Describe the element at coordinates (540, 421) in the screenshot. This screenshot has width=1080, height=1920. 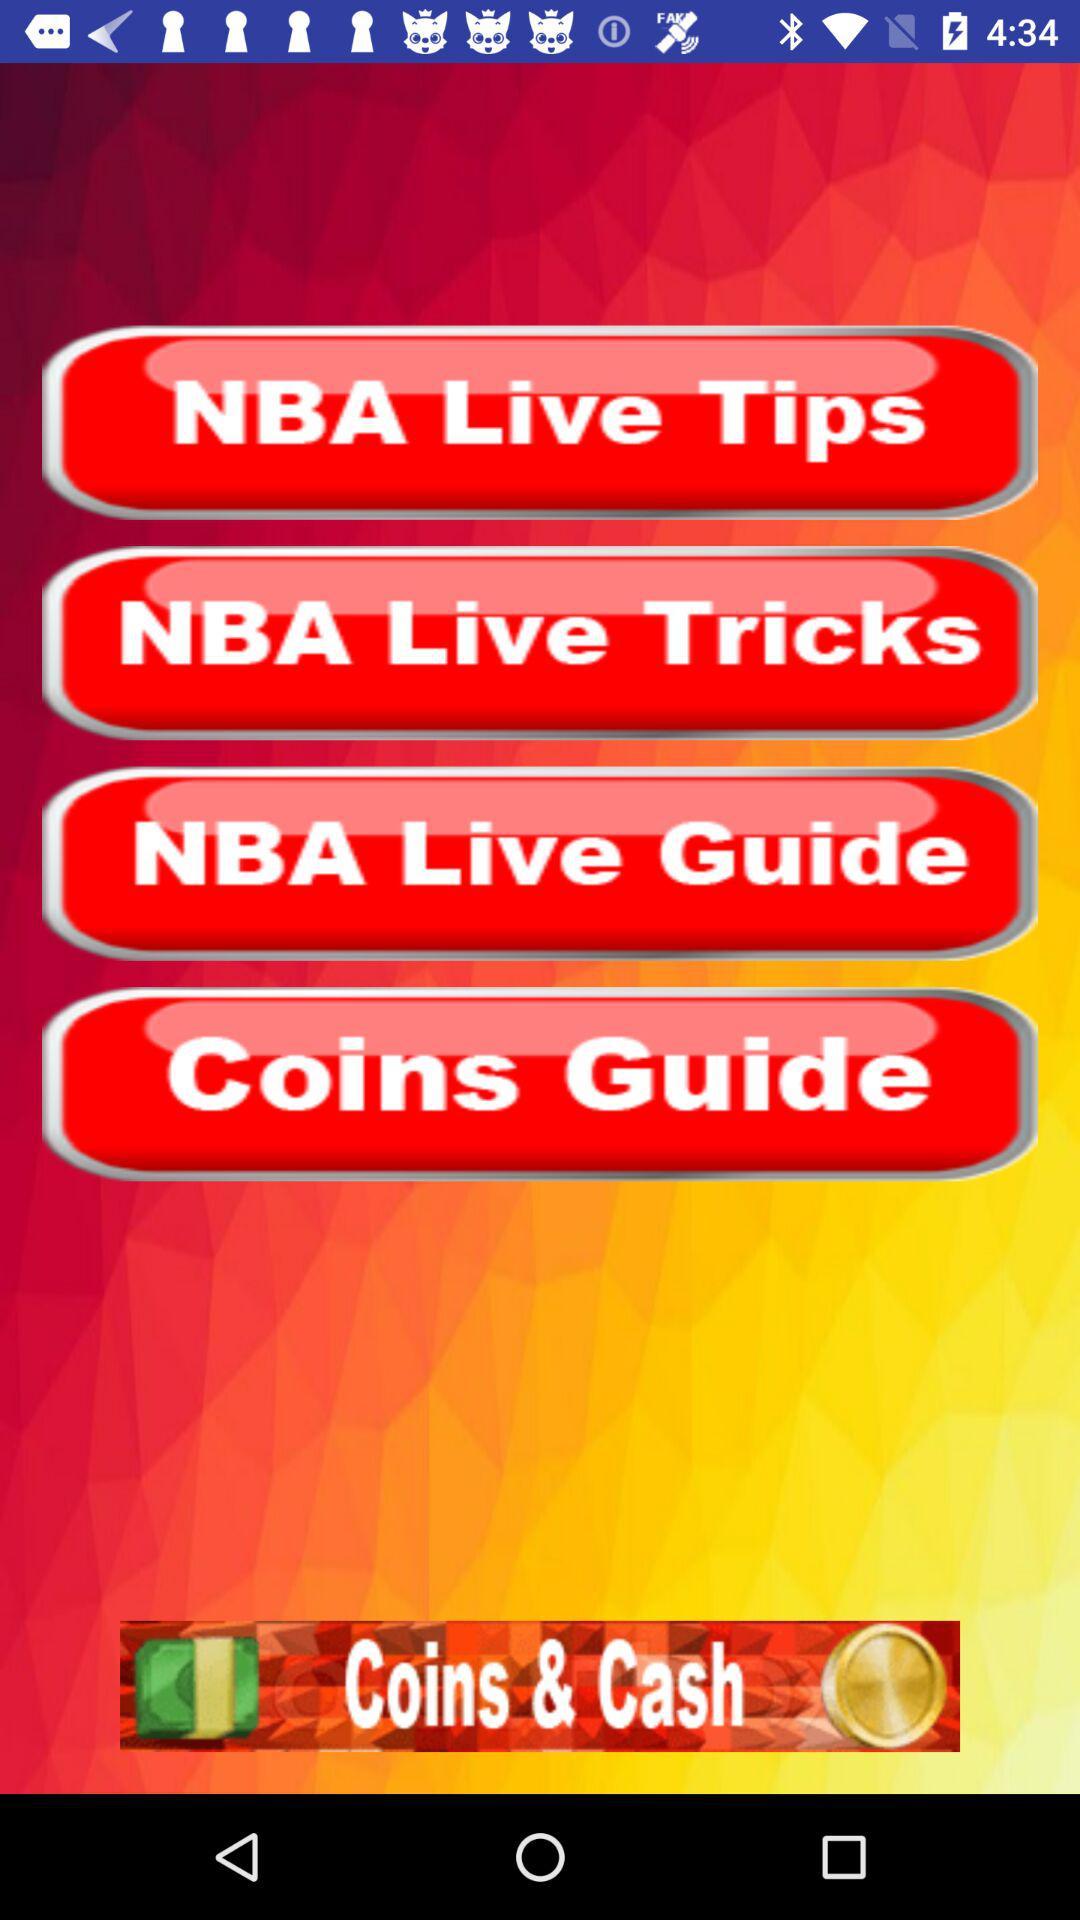
I see `the first menu selection` at that location.